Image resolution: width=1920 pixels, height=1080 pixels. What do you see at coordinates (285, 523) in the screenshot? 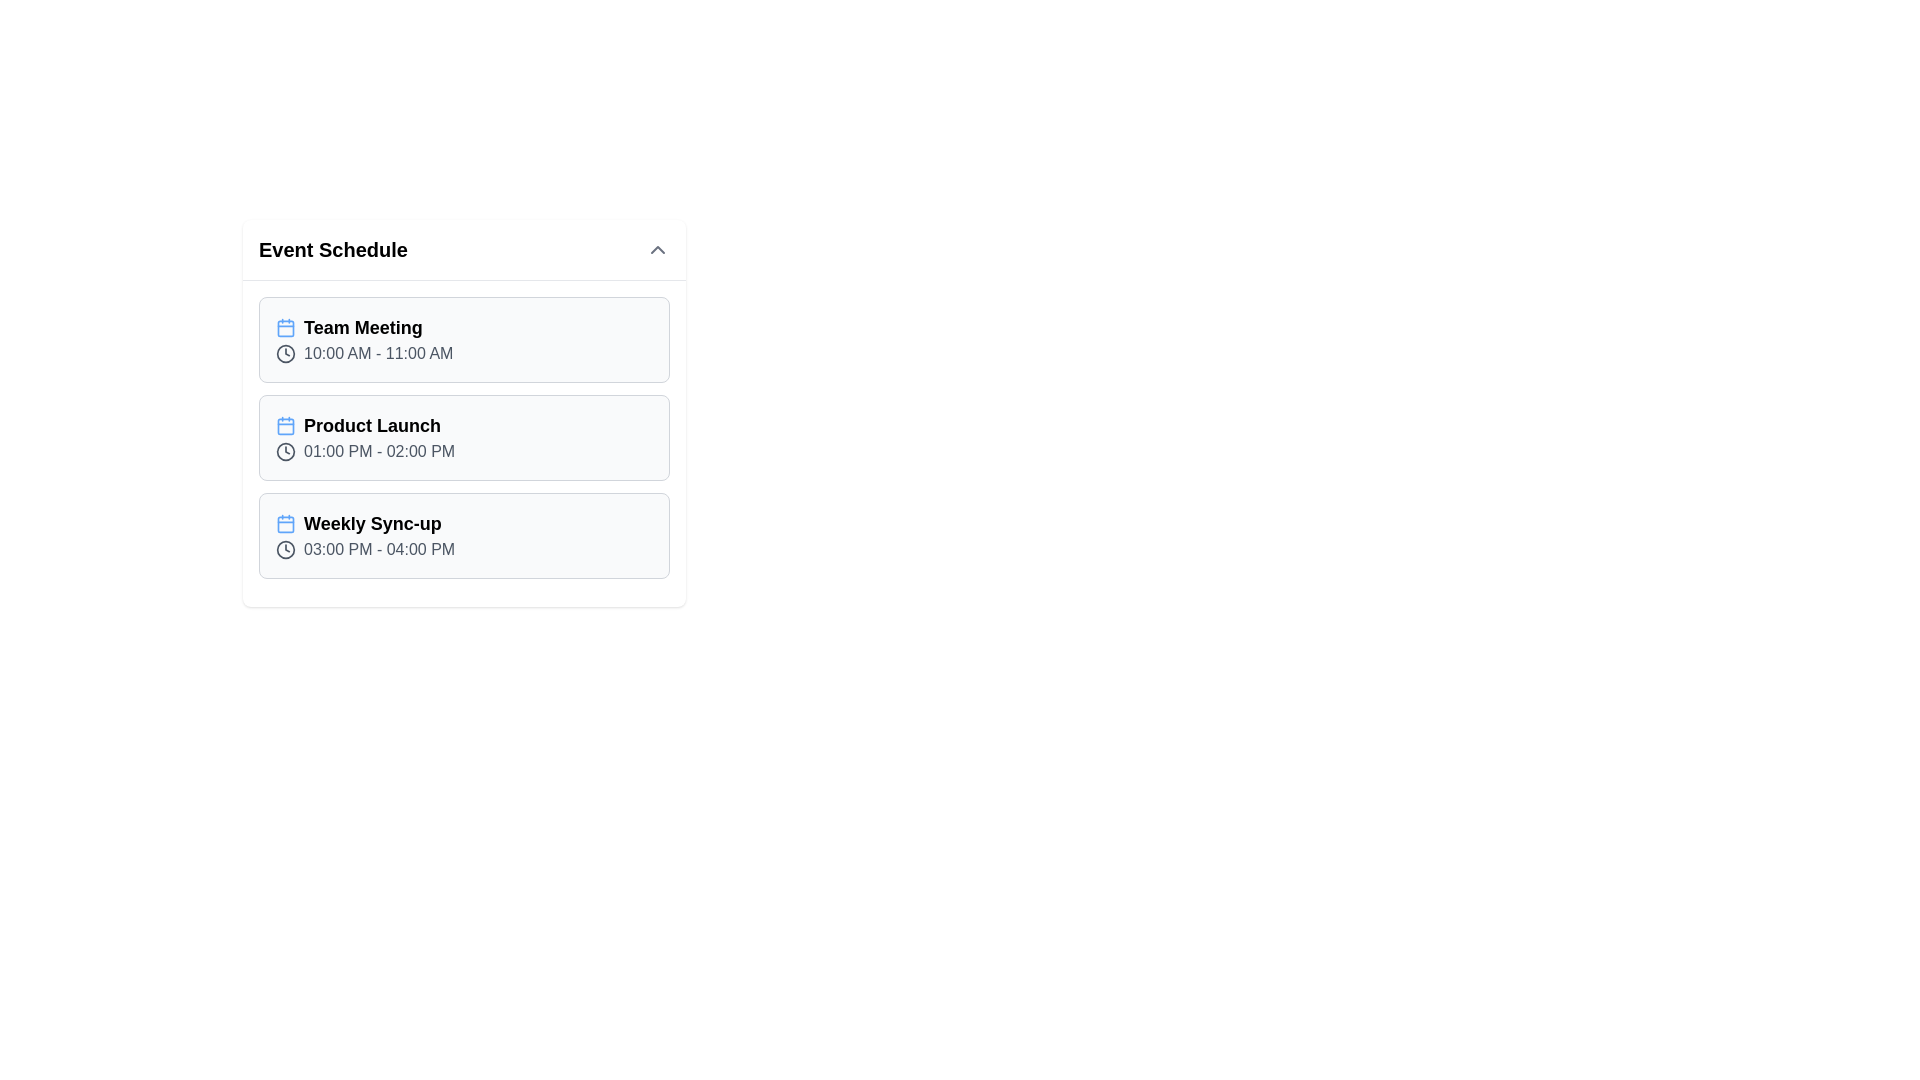
I see `the calendar icon located to the left of the text 'Weekly Sync-up' in the third list item of the 'Event Schedule' section` at bounding box center [285, 523].